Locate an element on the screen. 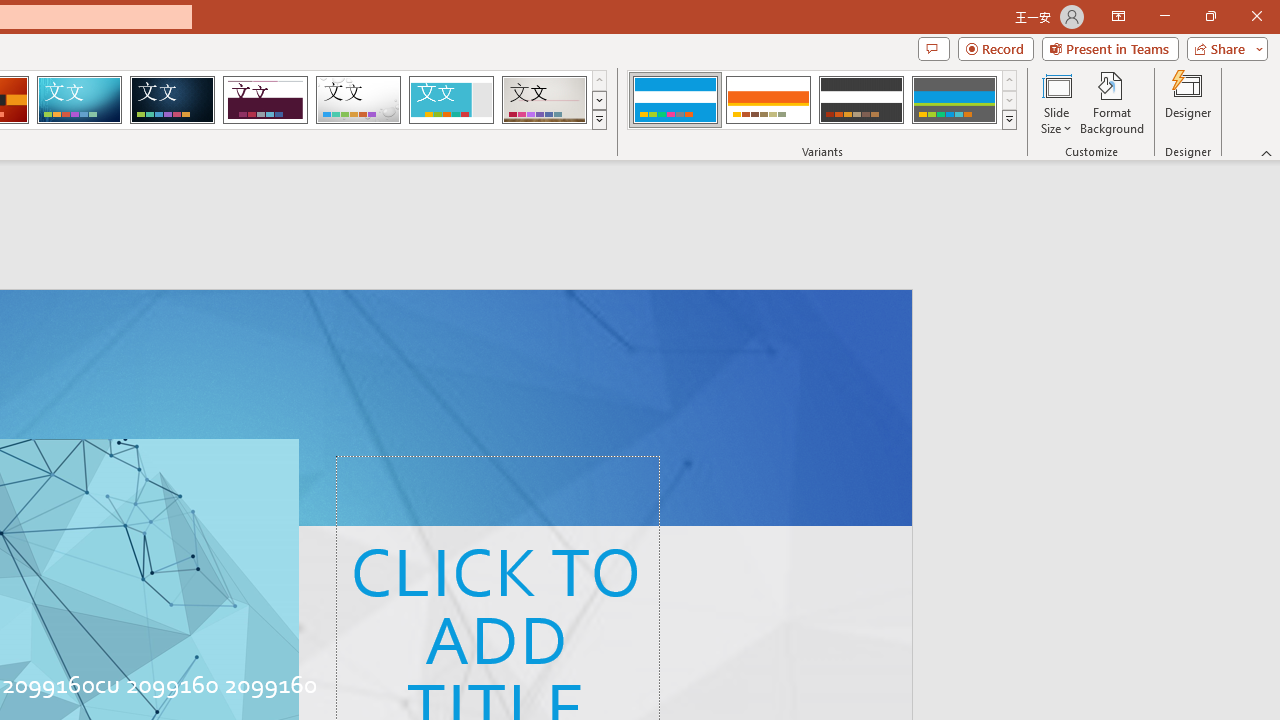  'Themes' is located at coordinates (598, 120).